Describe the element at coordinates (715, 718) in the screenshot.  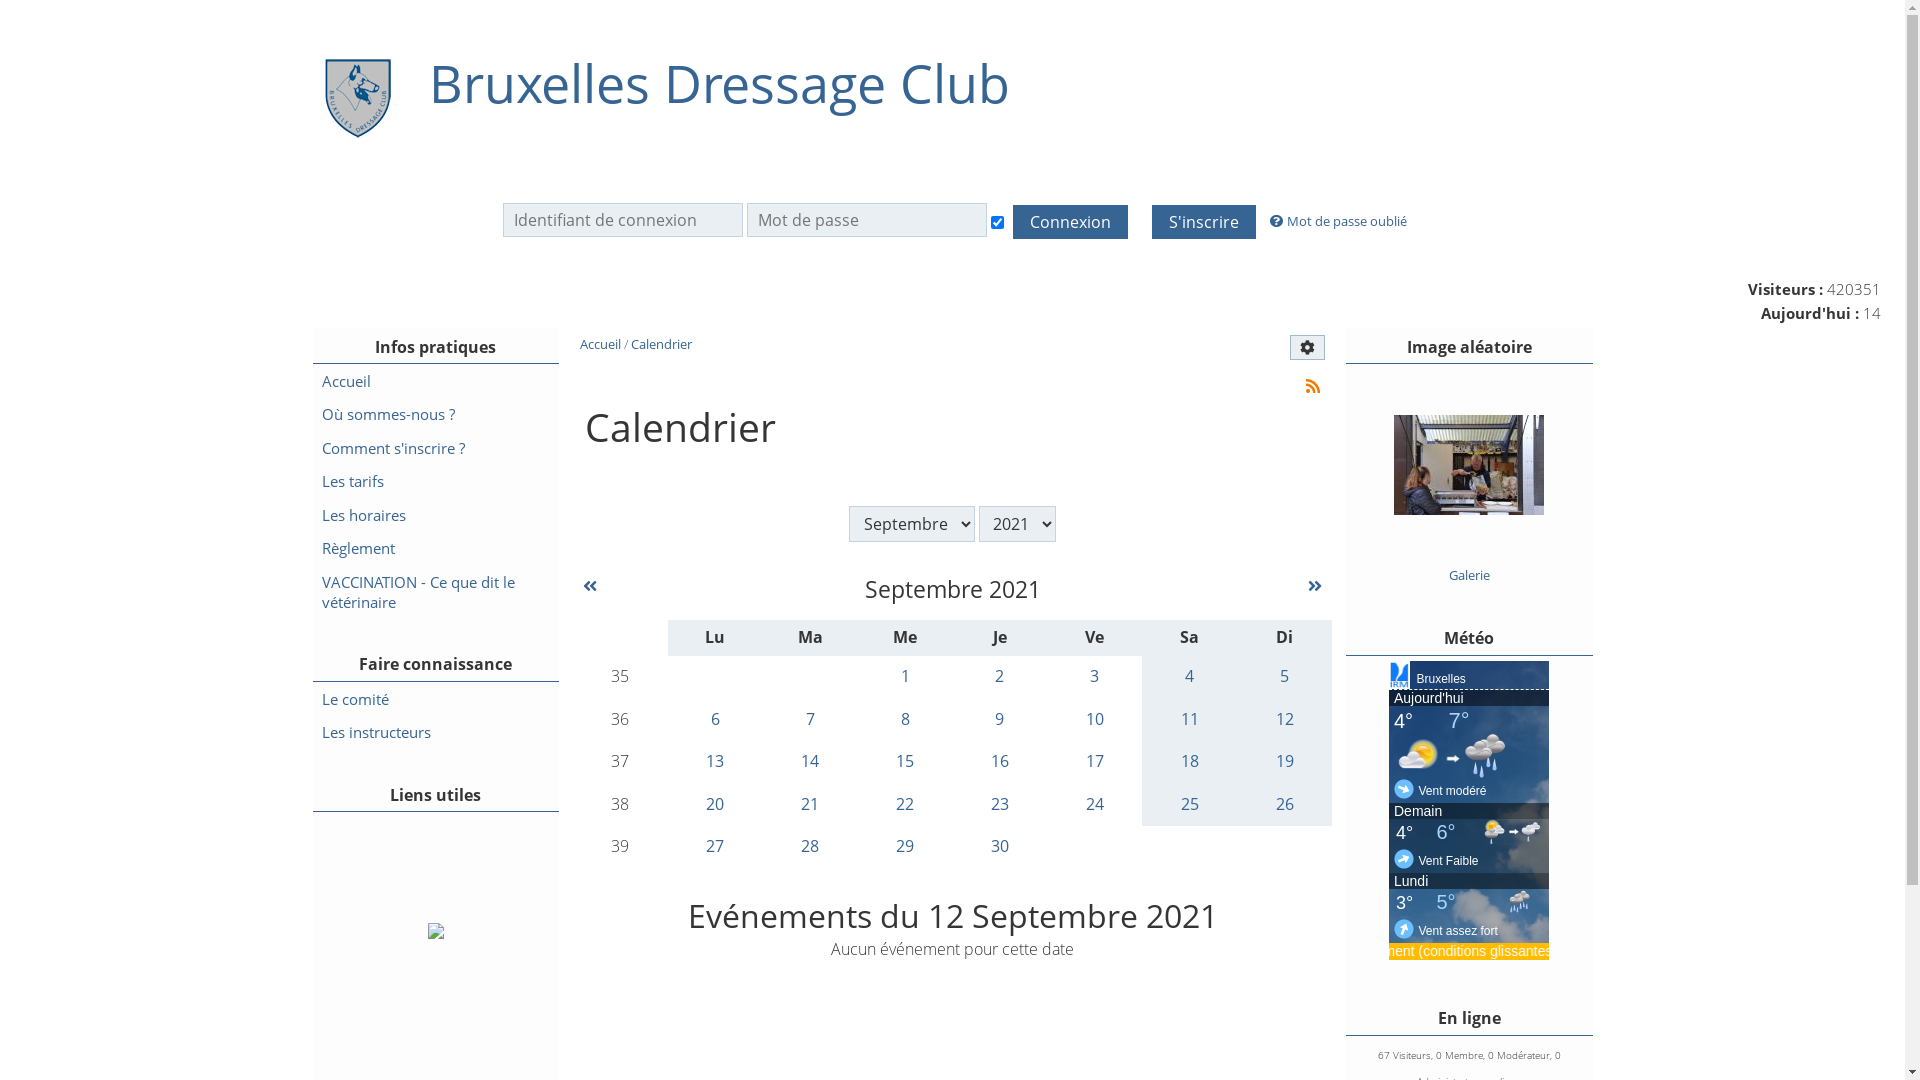
I see `'6'` at that location.